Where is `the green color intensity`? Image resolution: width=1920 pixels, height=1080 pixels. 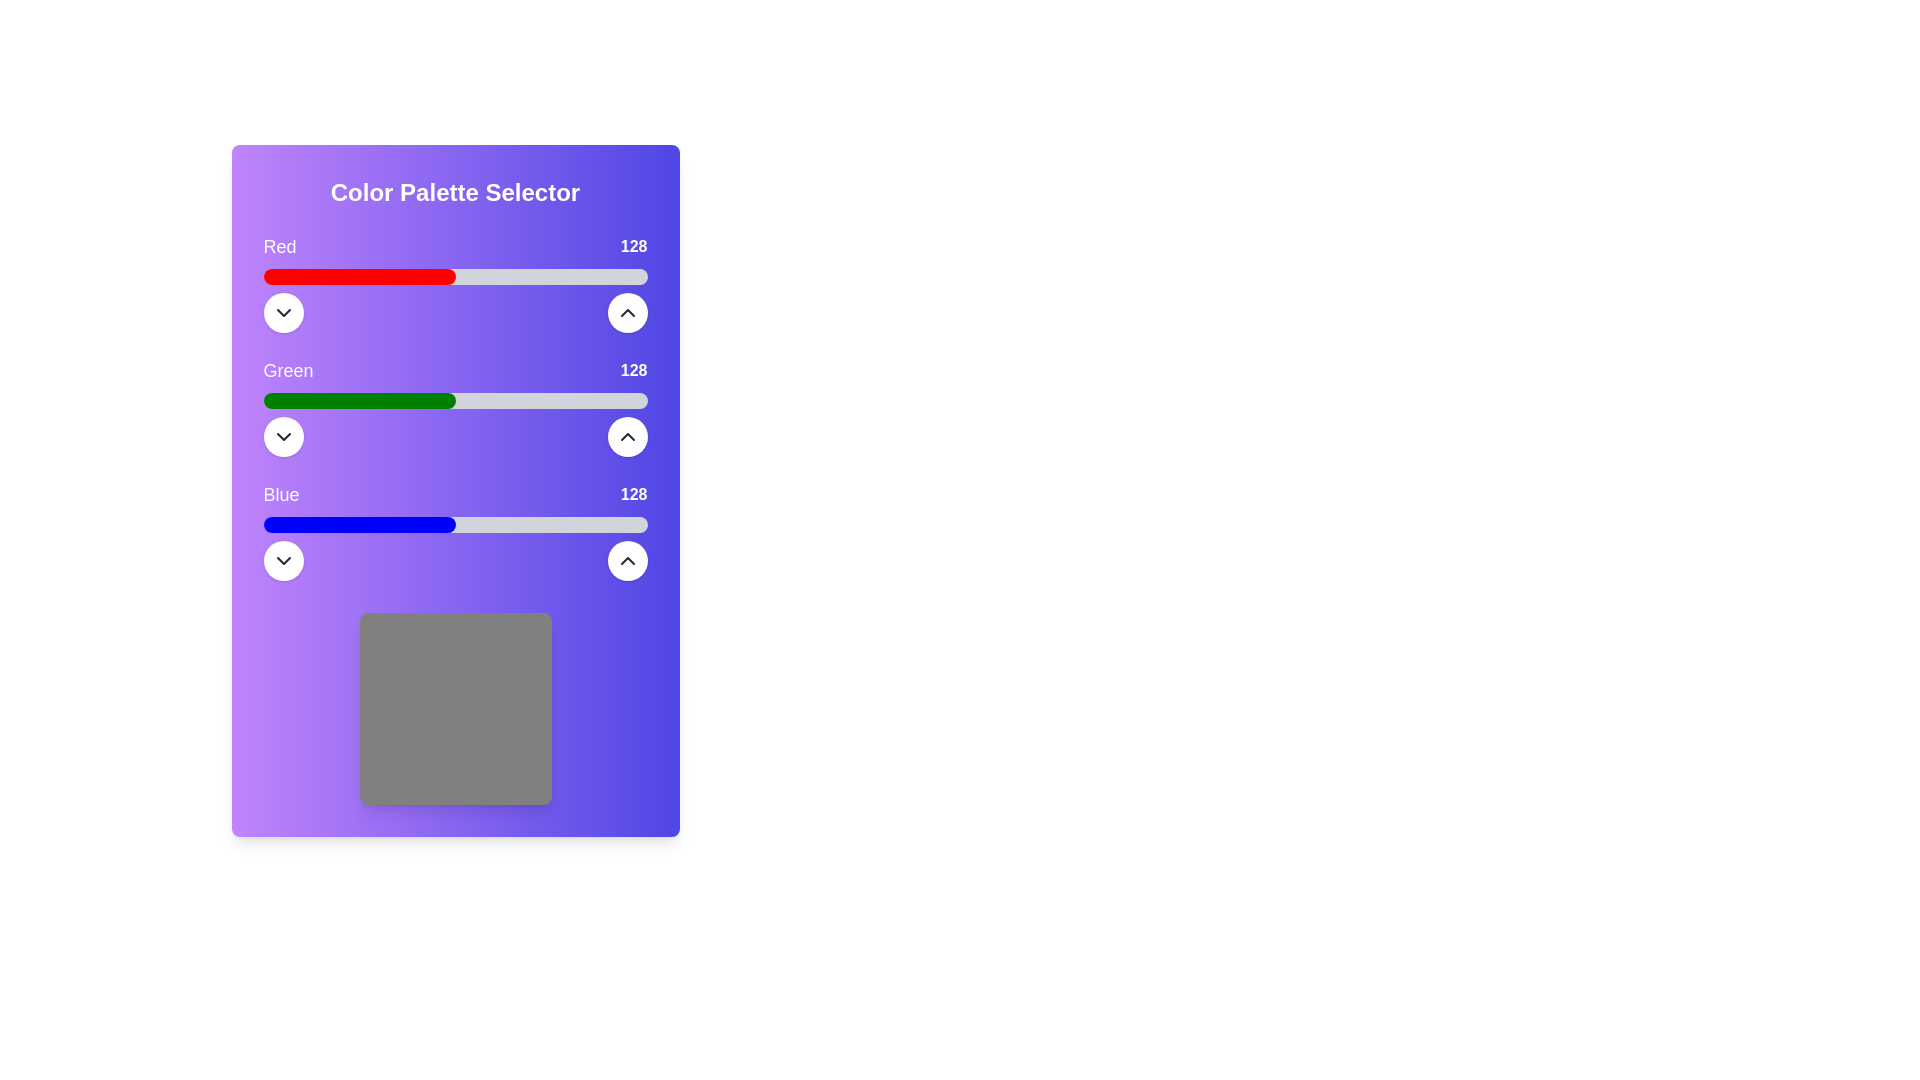
the green color intensity is located at coordinates (446, 401).